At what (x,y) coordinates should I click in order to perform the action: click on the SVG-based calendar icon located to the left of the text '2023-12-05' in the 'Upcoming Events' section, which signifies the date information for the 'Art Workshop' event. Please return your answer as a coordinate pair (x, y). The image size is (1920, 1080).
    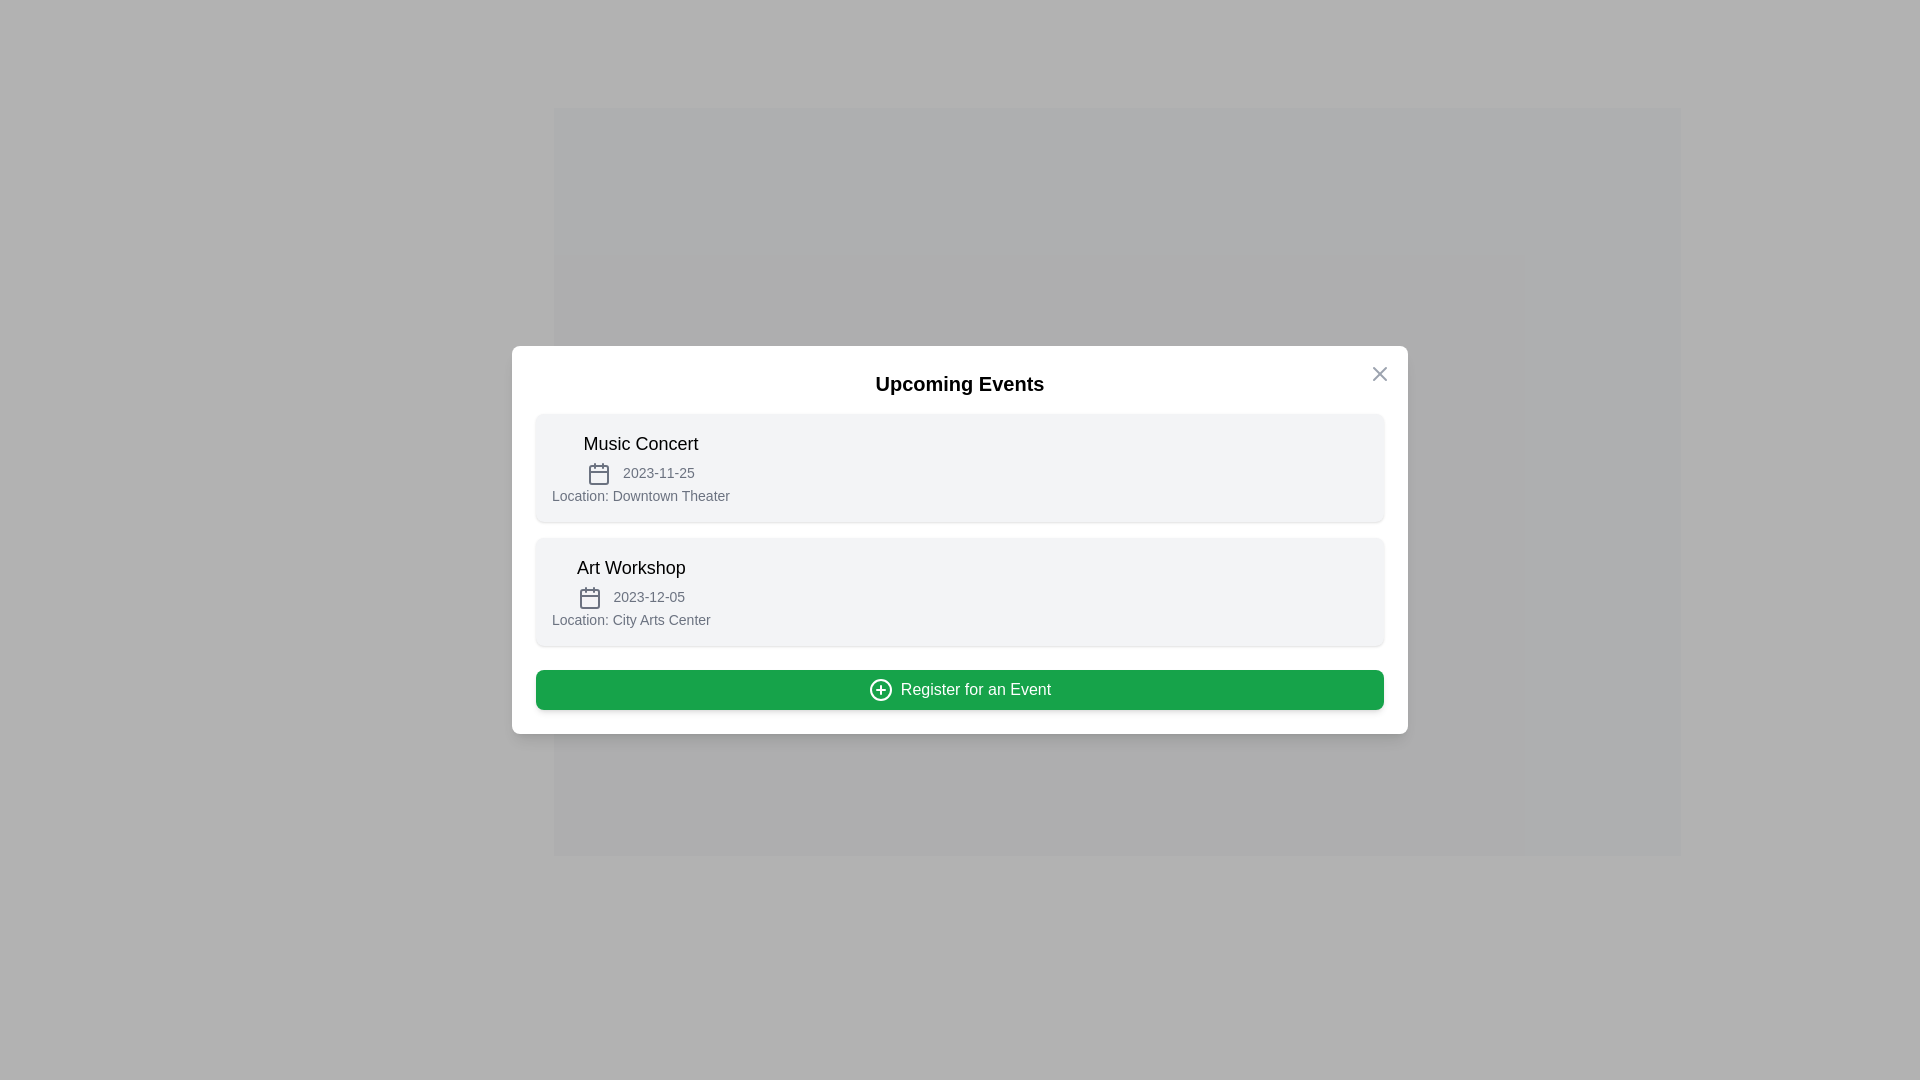
    Looking at the image, I should click on (588, 596).